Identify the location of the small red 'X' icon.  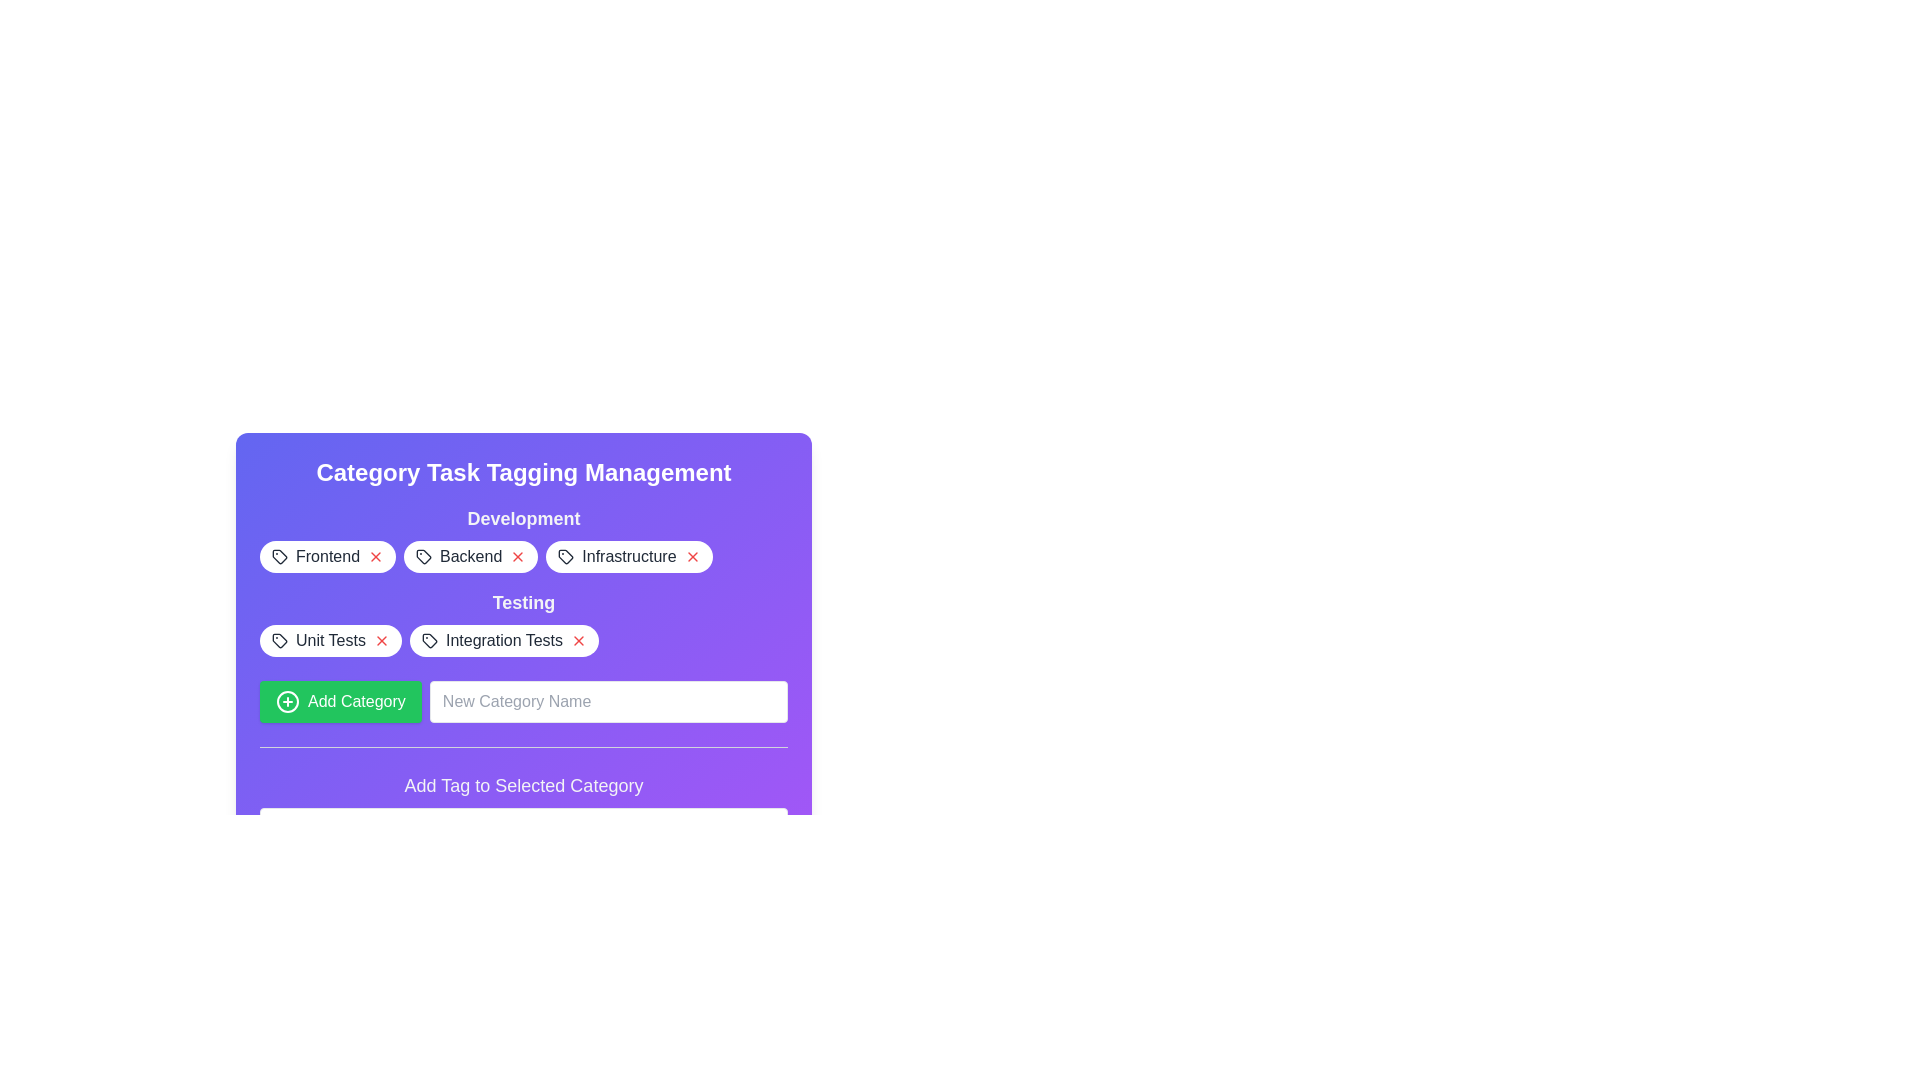
(381, 640).